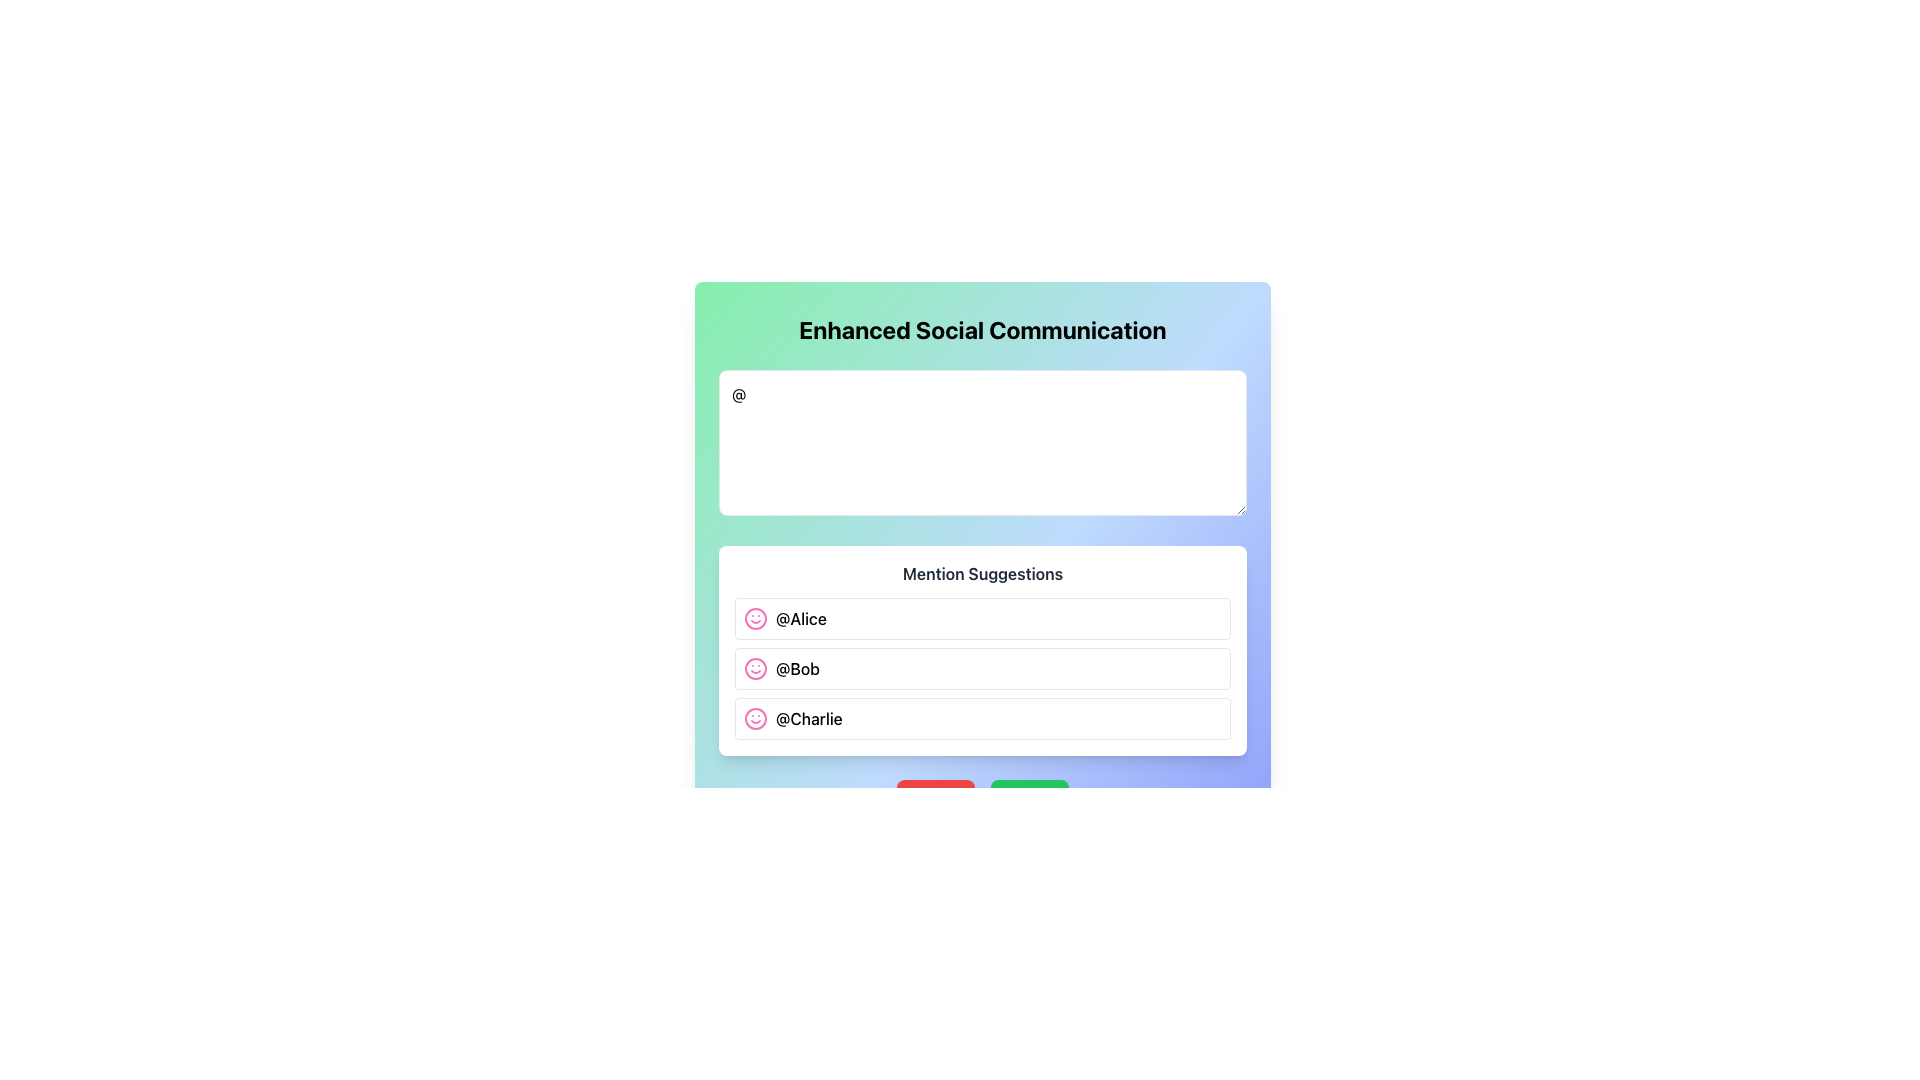 This screenshot has width=1920, height=1080. What do you see at coordinates (754, 717) in the screenshot?
I see `the circular icon with a pink outline, which is part of the smiley face illustration located to the left of '@Charlie' in the 'Mention Suggestions' list` at bounding box center [754, 717].